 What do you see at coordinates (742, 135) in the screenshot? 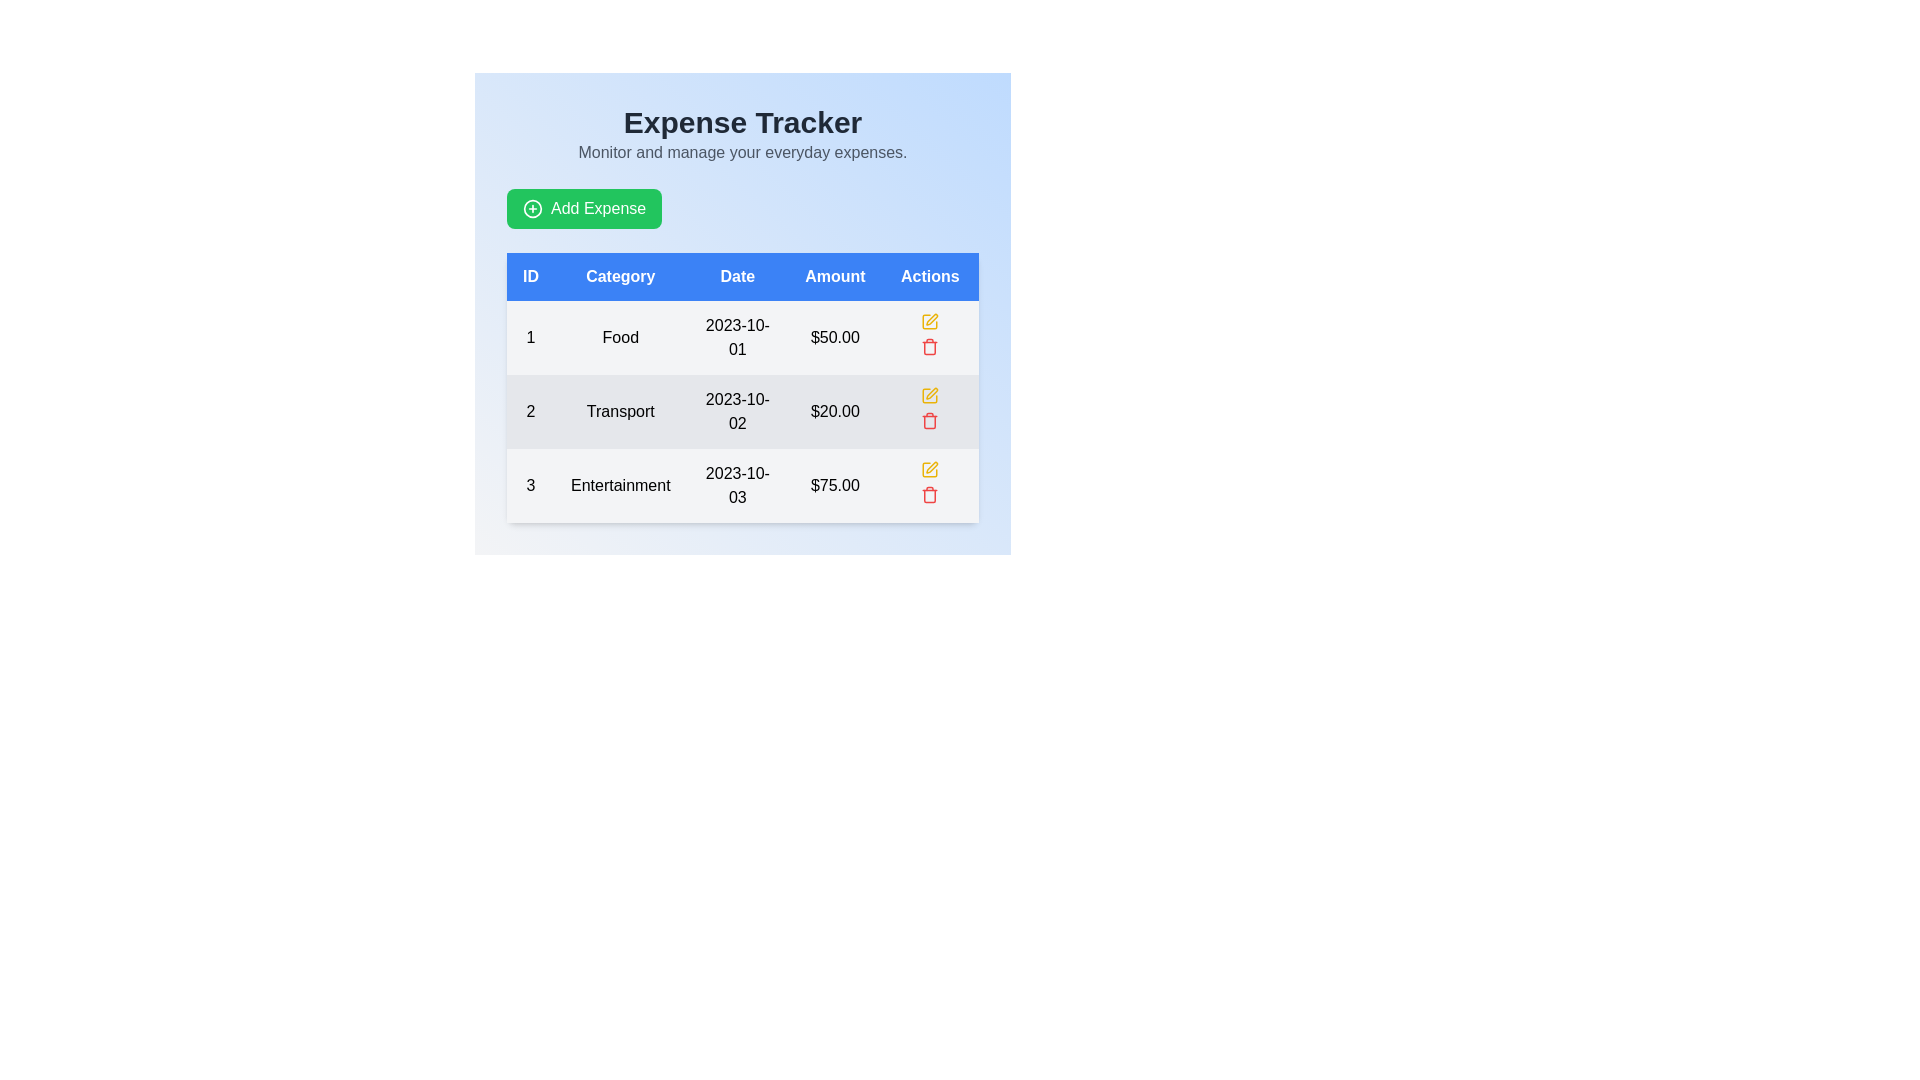
I see `the Text Block that serves as the title and subtitle of the section, providing context about the displayed data and actions` at bounding box center [742, 135].